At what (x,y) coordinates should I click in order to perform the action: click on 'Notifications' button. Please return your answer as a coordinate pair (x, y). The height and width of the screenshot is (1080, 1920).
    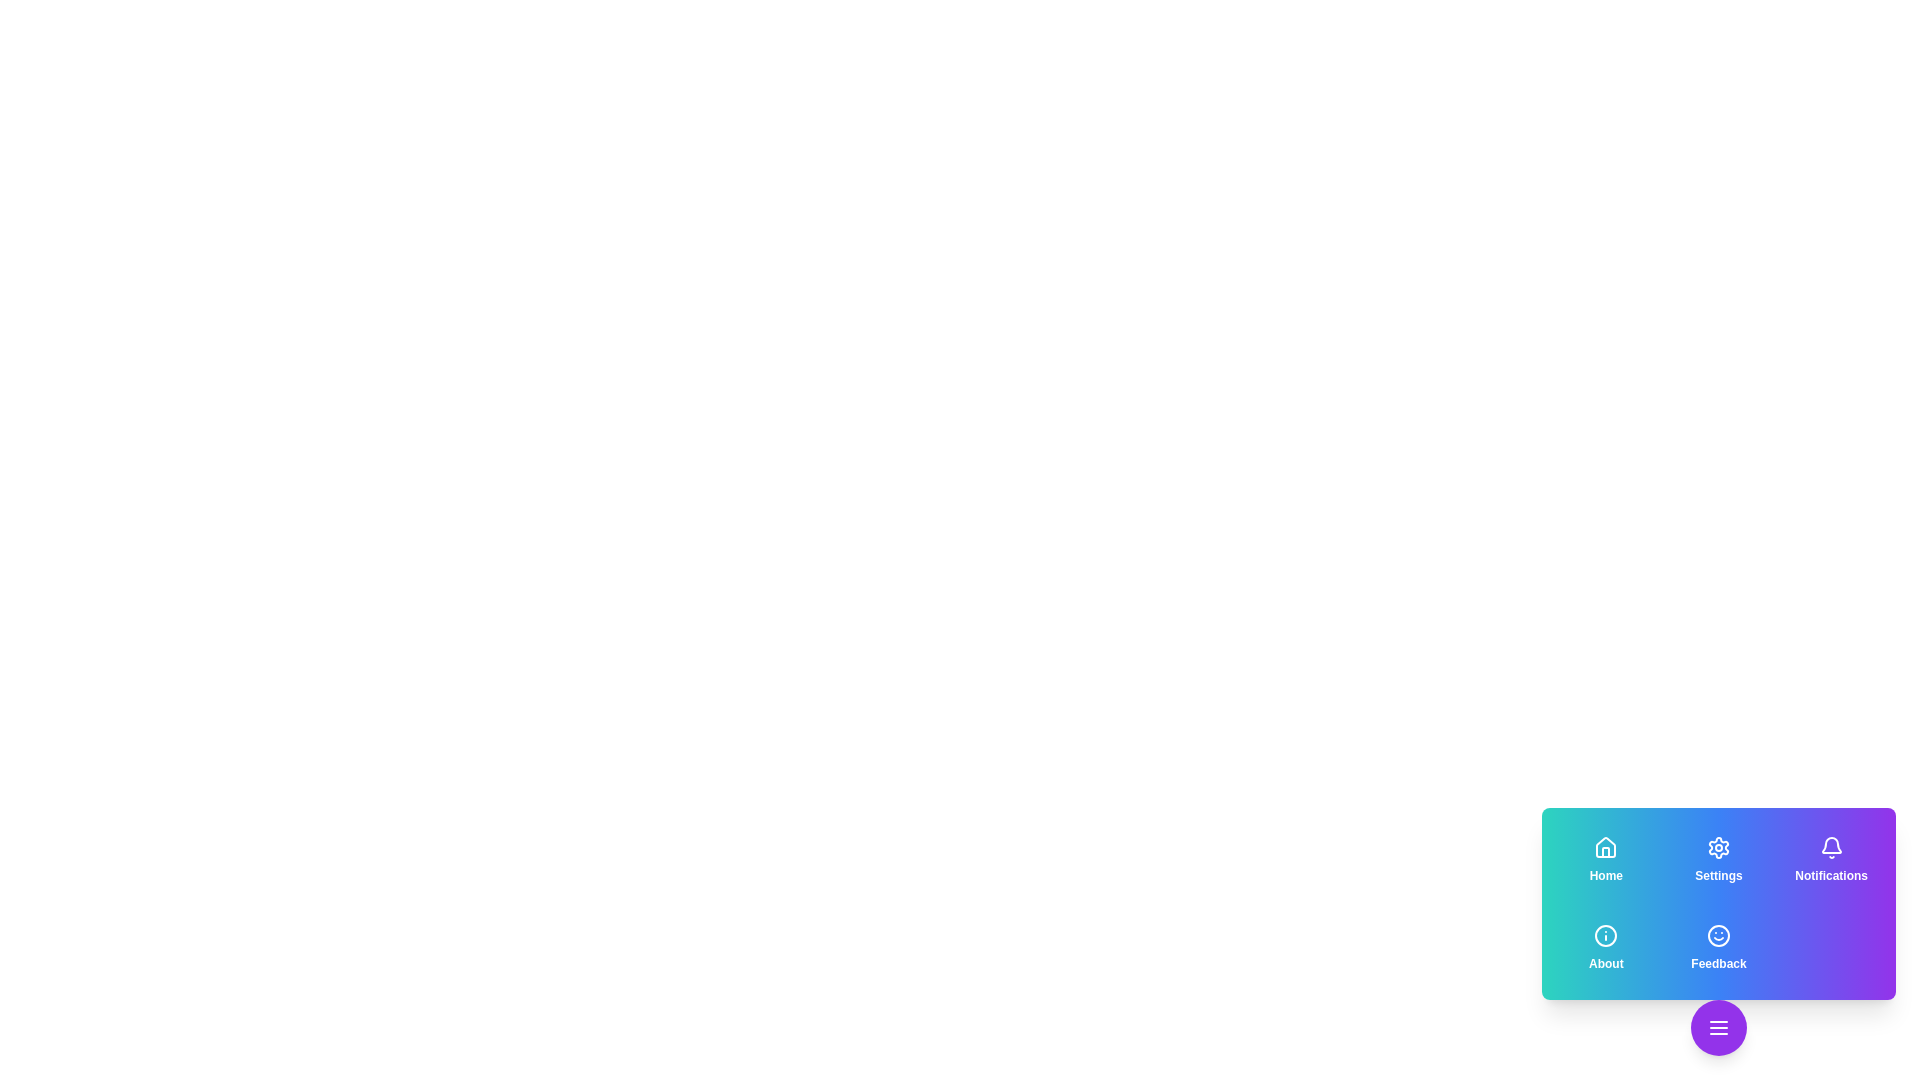
    Looking at the image, I should click on (1831, 859).